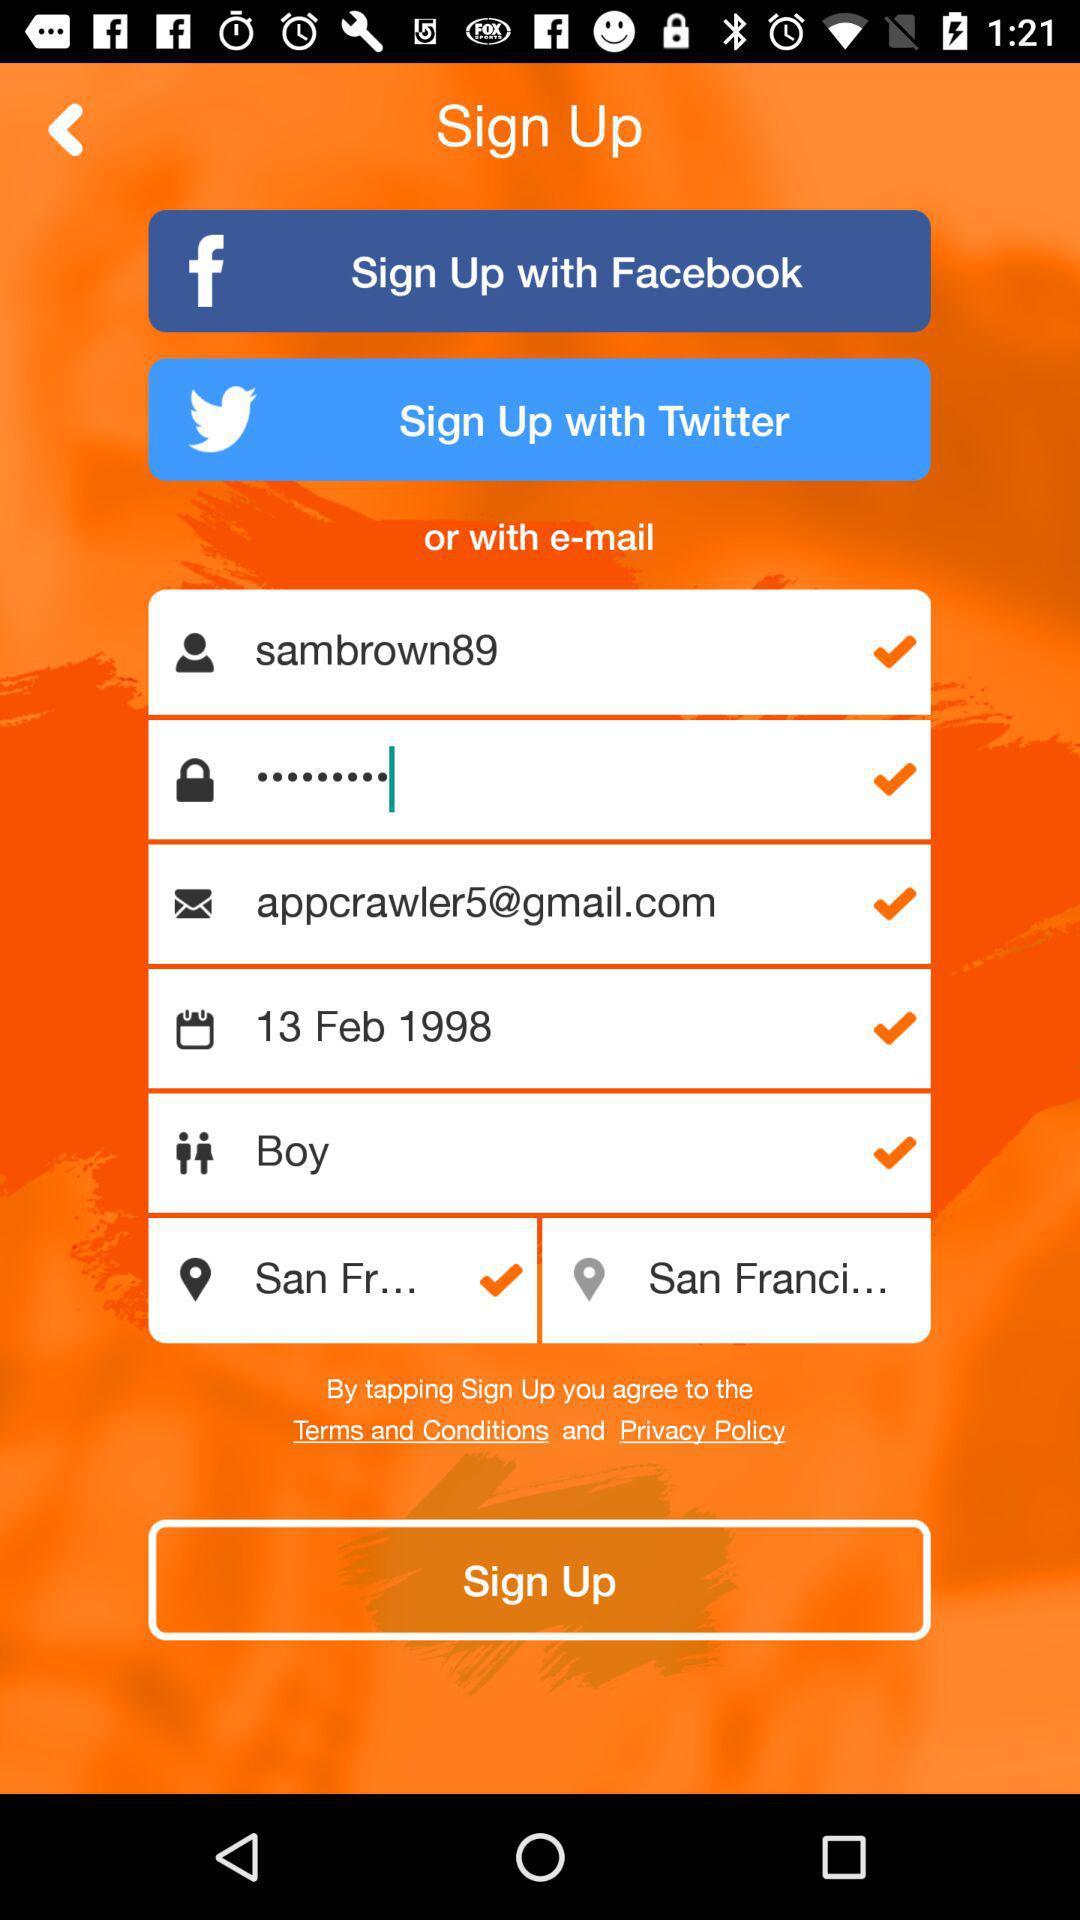 This screenshot has width=1080, height=1920. What do you see at coordinates (65, 128) in the screenshot?
I see `the arrow_backward icon` at bounding box center [65, 128].